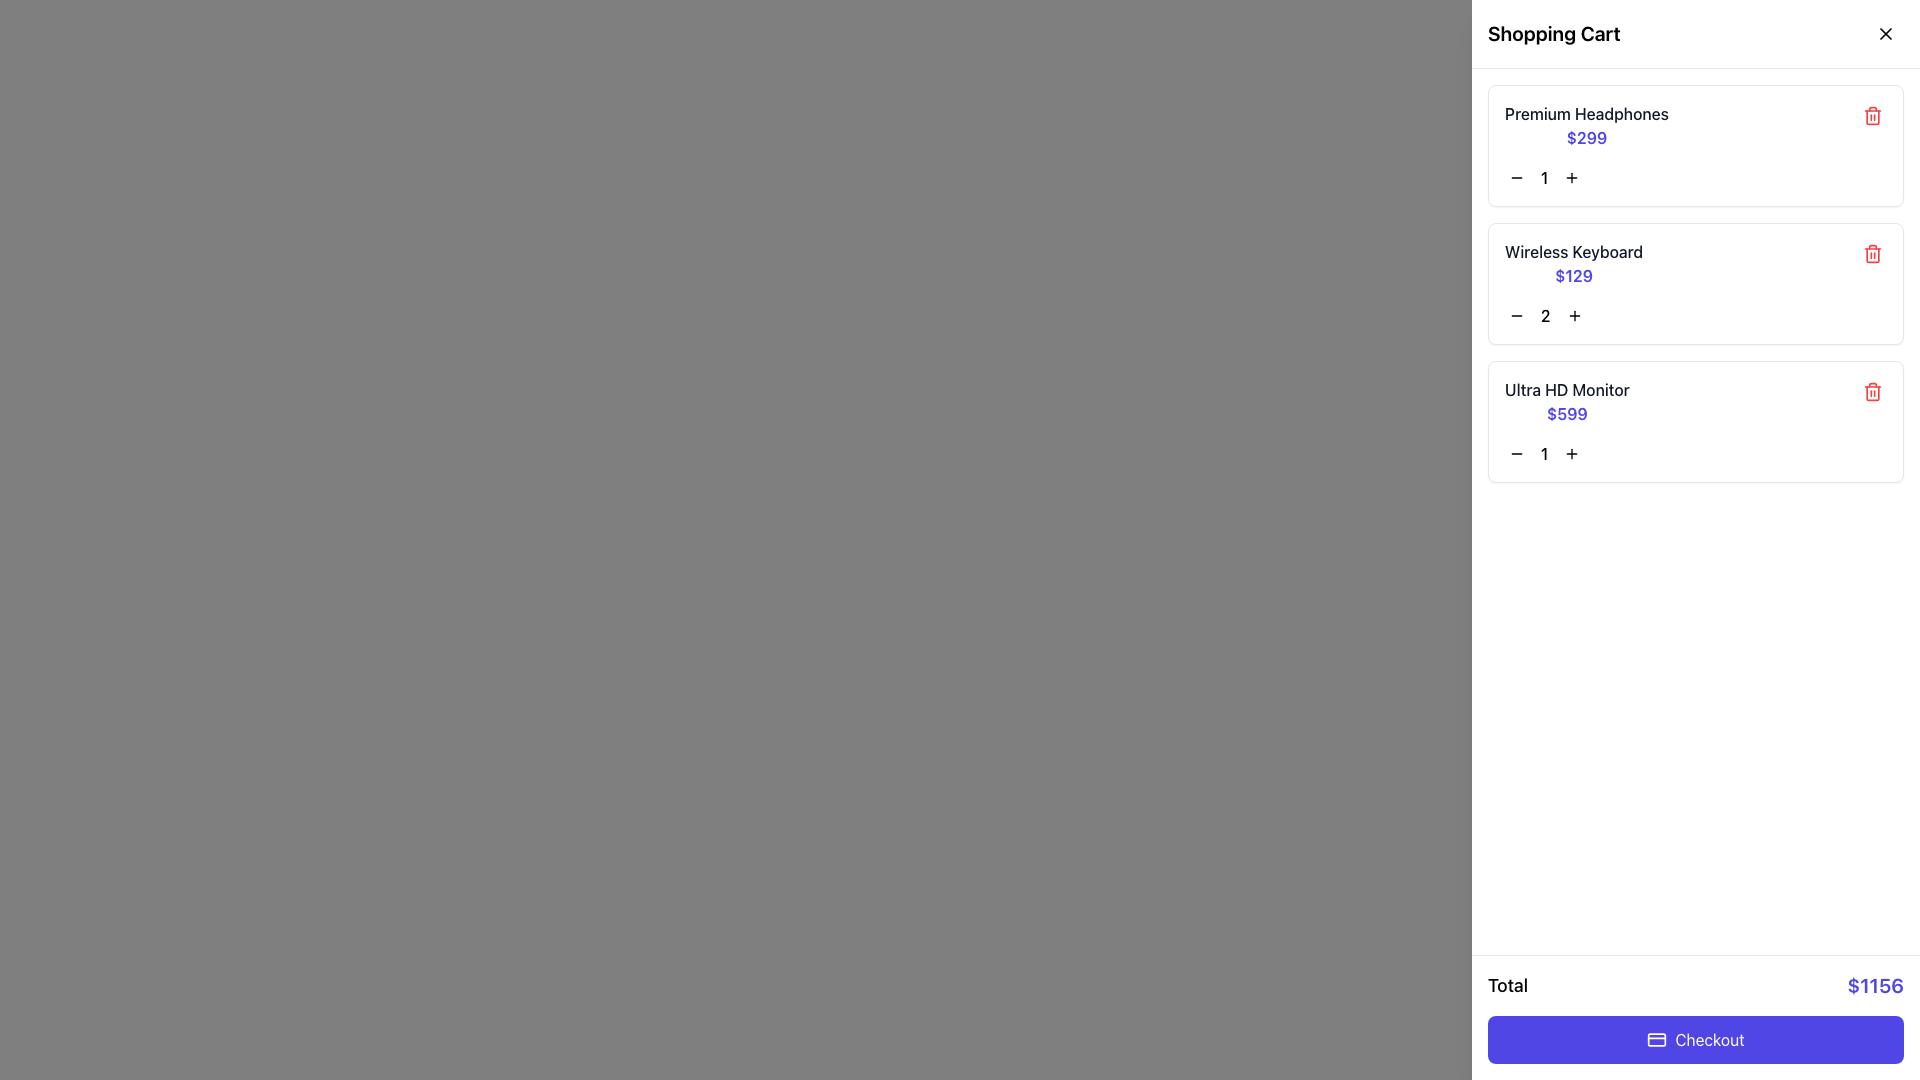 This screenshot has width=1920, height=1080. I want to click on the outlined plus icon located at the far right side of the shopping cart panel to increment the value, so click(1571, 454).